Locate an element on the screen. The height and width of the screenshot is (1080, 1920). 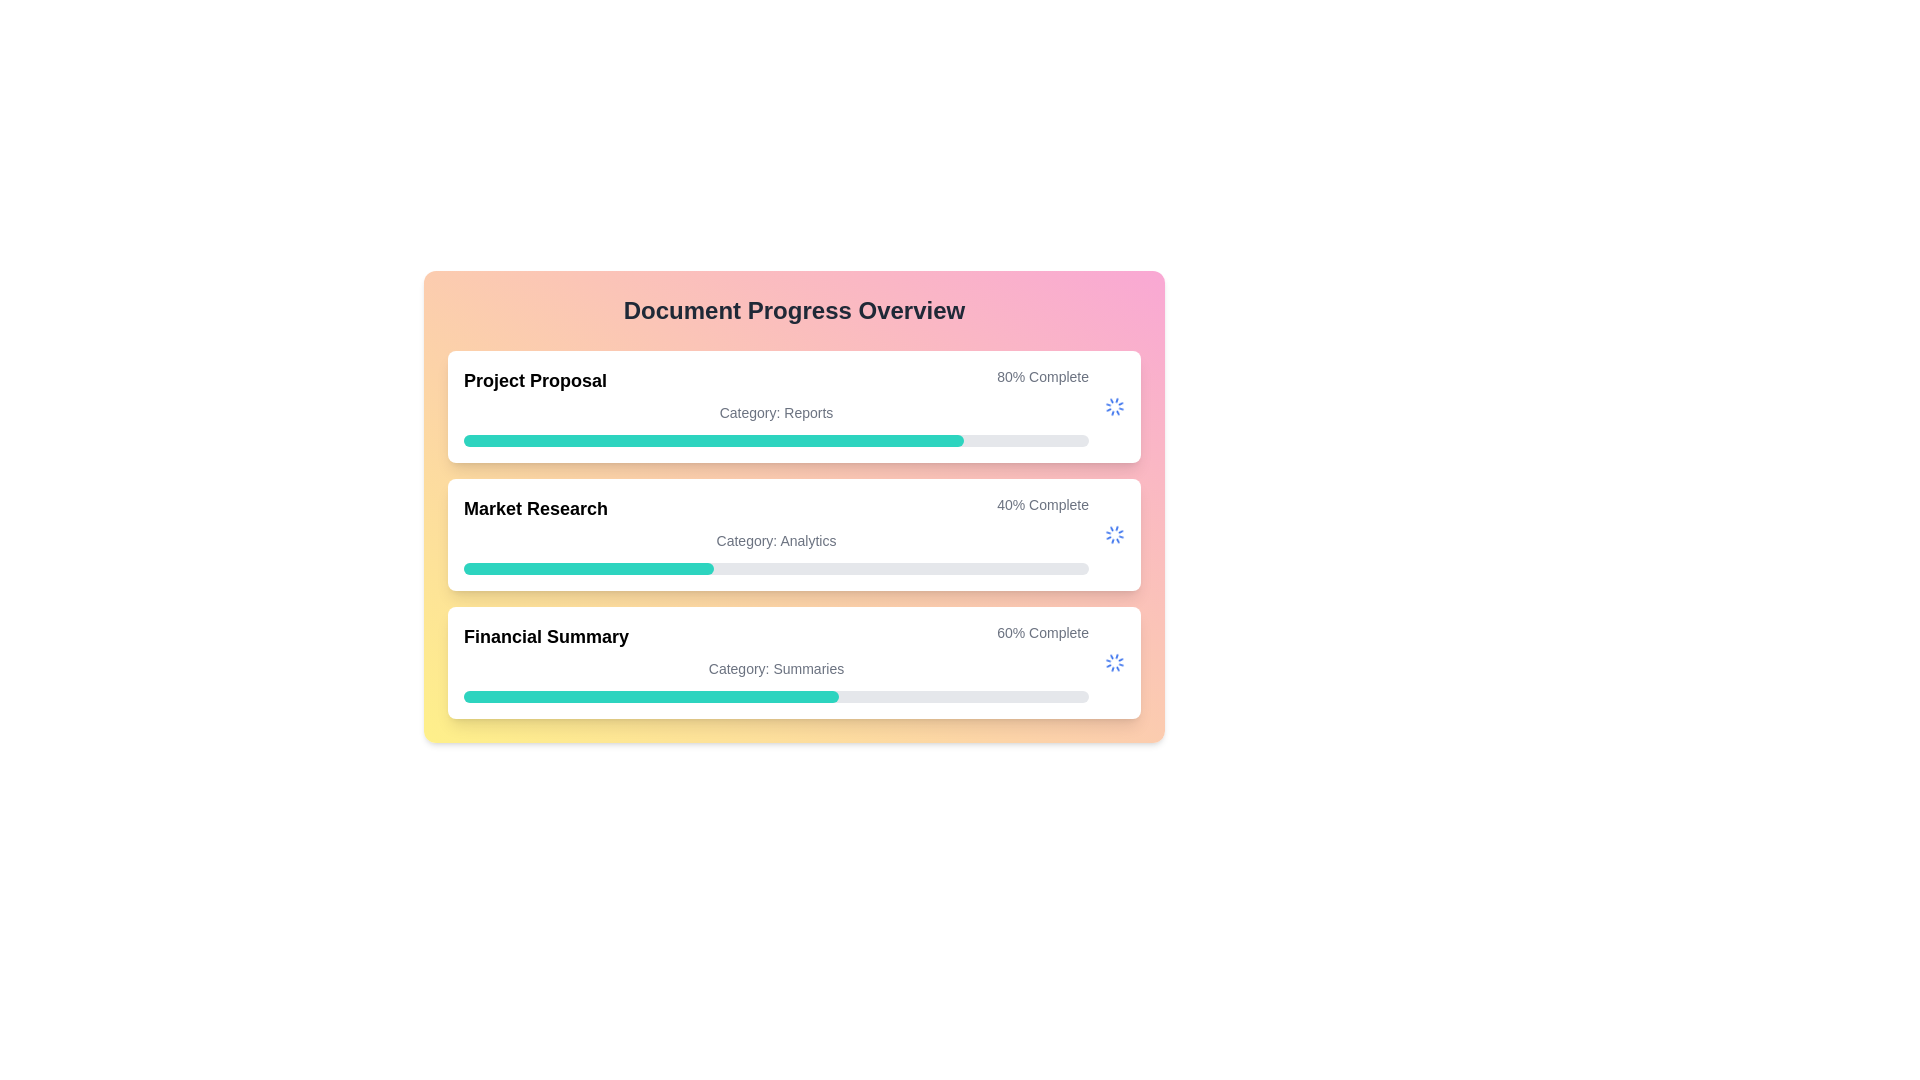
the teal-colored progress bar with rounded edges located within the 'Project Proposal' card, which is the first in a vertical list of progress indicators is located at coordinates (714, 439).